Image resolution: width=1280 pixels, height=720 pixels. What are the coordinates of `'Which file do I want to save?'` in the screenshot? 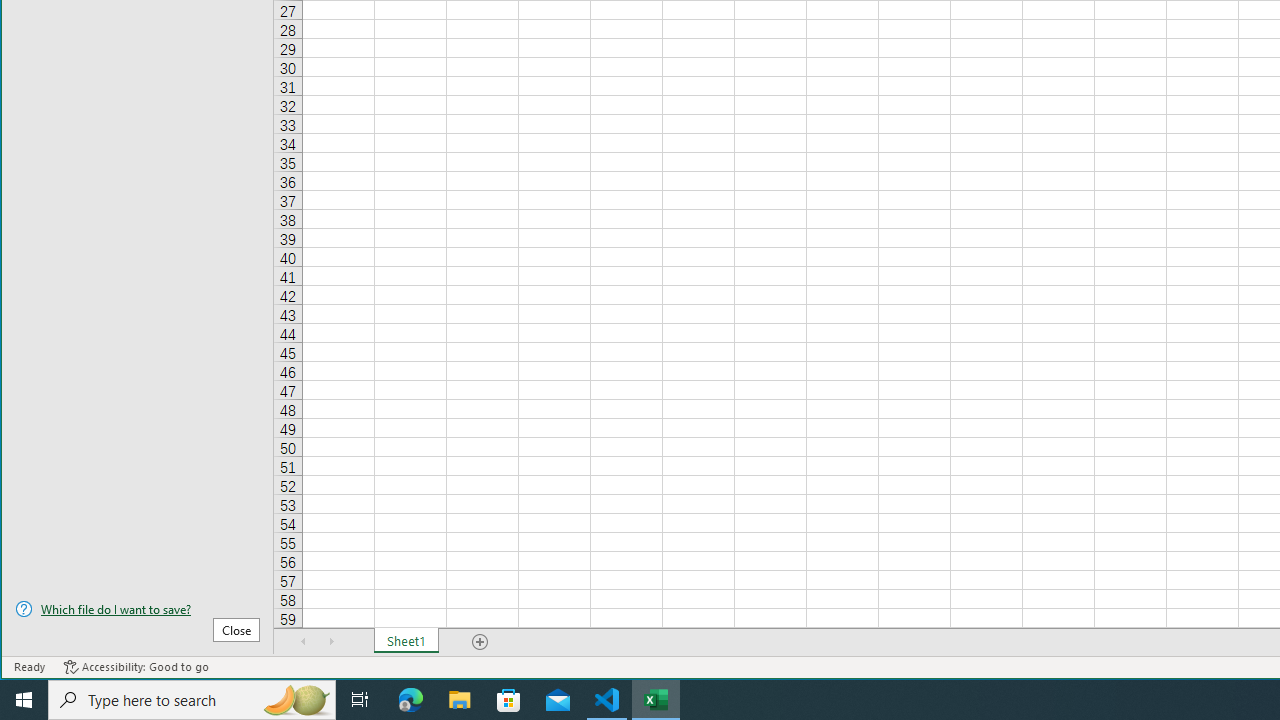 It's located at (136, 608).